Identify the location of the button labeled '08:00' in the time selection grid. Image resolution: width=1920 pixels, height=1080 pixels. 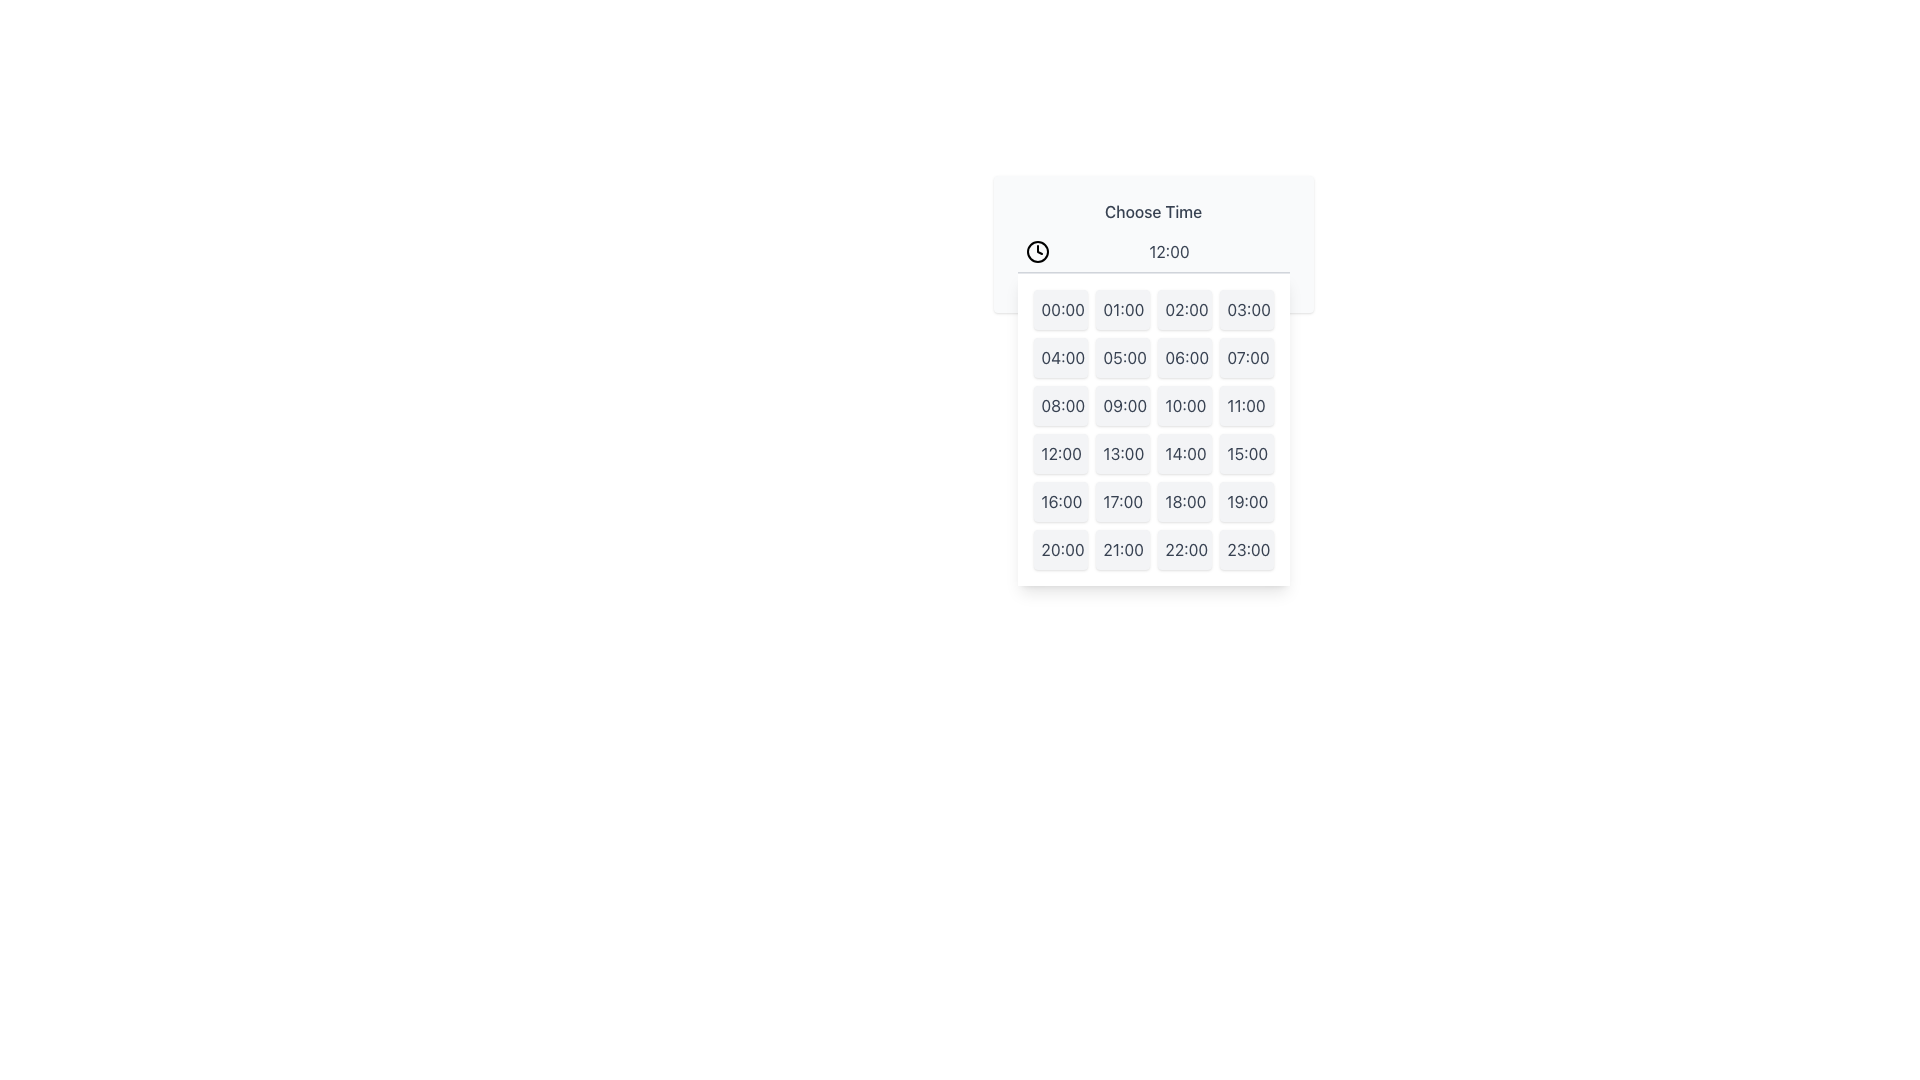
(1059, 405).